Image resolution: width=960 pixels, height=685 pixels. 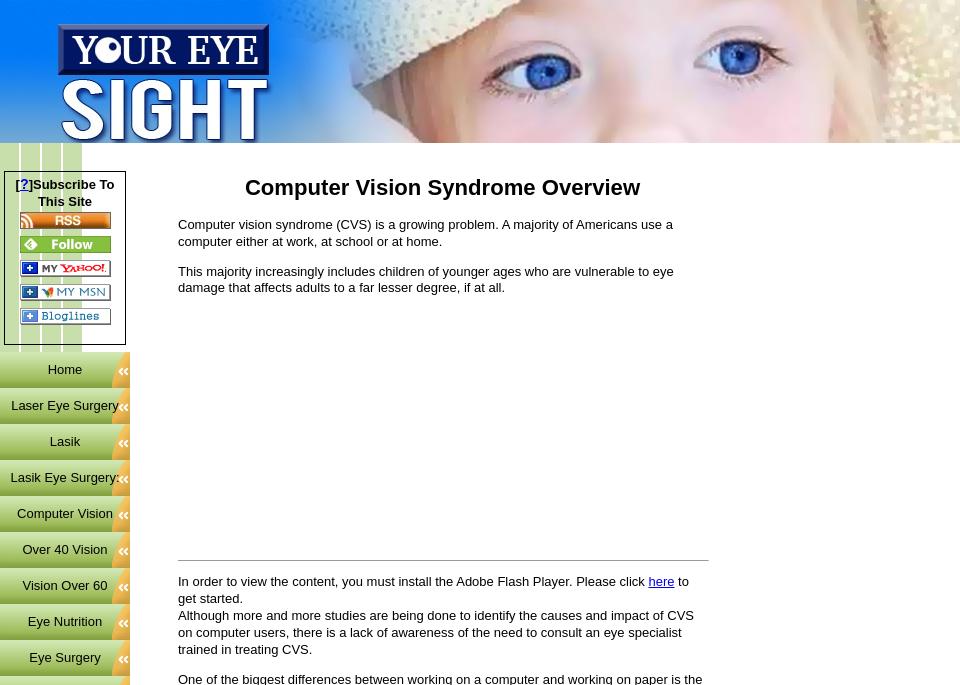 I want to click on 'Computer Vision', so click(x=15, y=512).